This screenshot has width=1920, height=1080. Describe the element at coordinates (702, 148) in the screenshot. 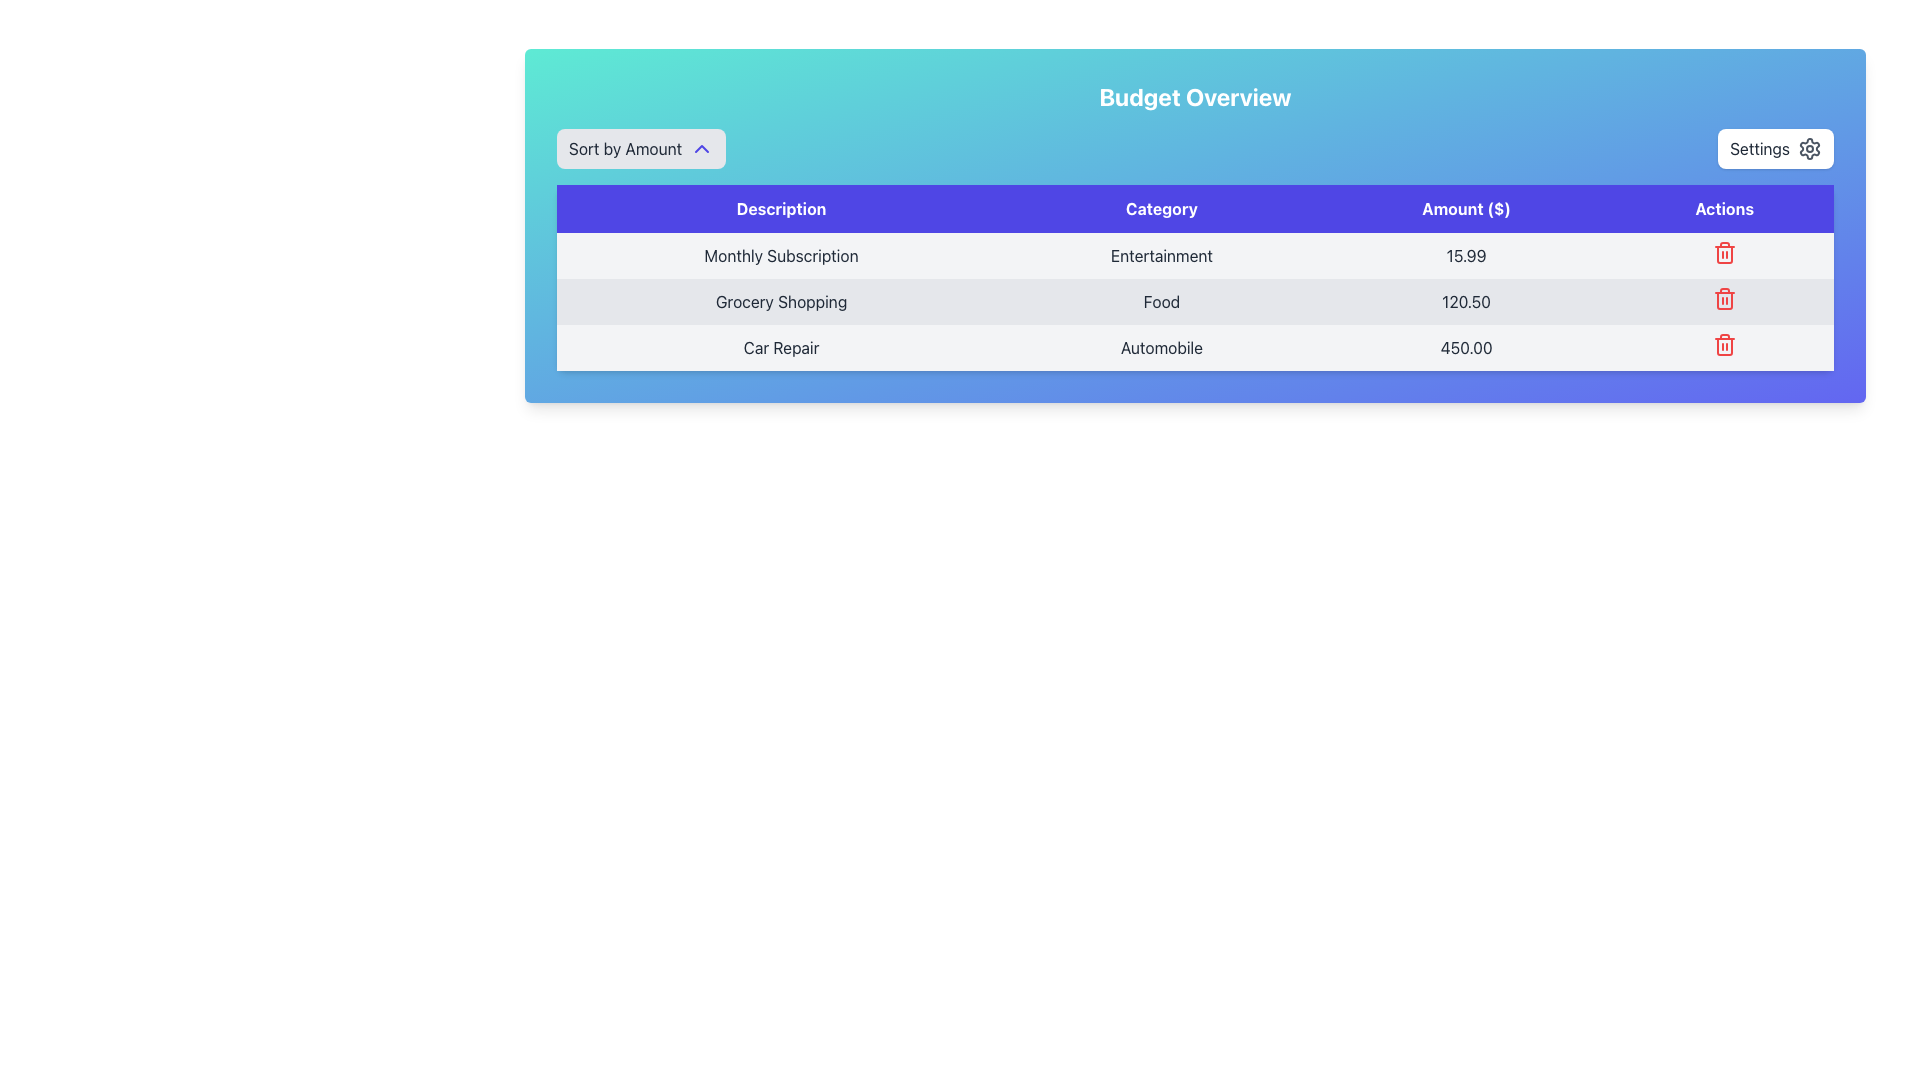

I see `the upward-pointing purple arrowhead icon that is part of the 'Sort by Amount' button, located immediately to the right of the label text` at that location.